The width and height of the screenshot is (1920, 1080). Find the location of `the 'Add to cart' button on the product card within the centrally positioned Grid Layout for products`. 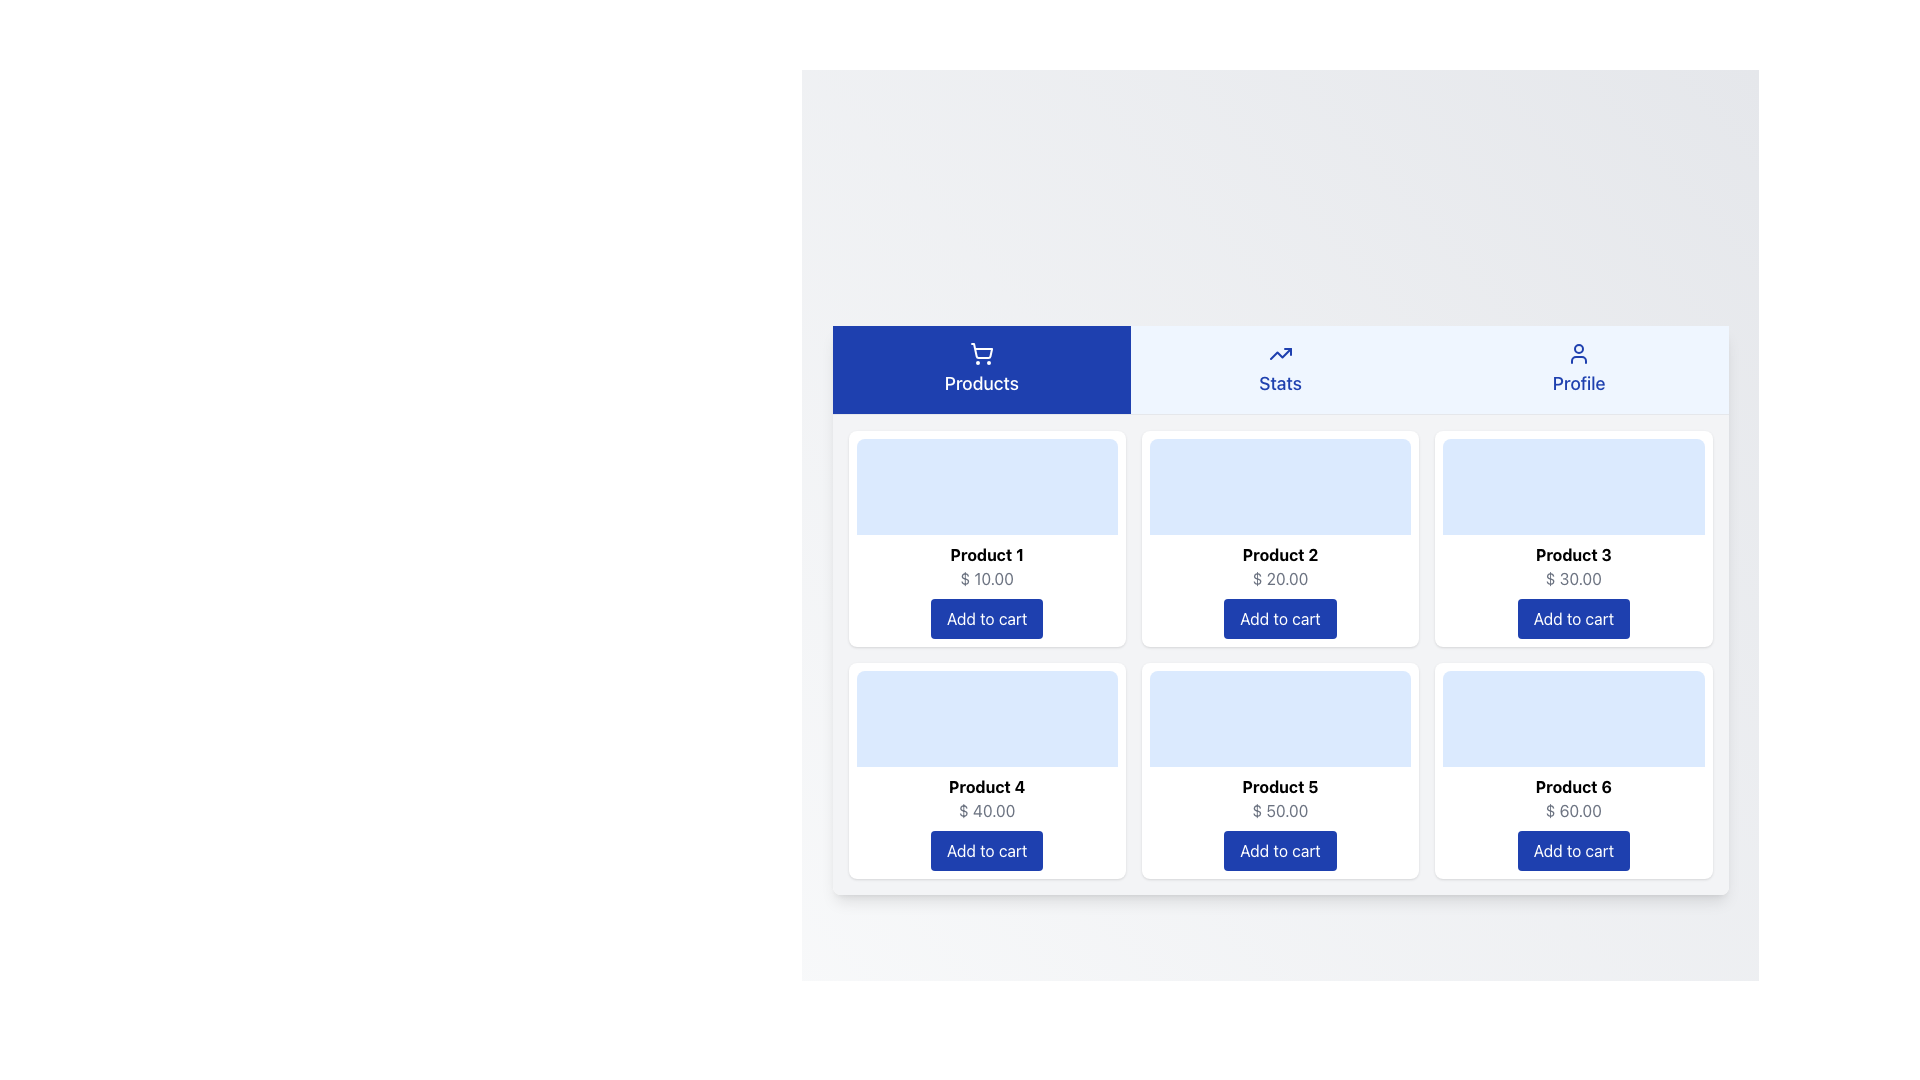

the 'Add to cart' button on the product card within the centrally positioned Grid Layout for products is located at coordinates (1280, 654).